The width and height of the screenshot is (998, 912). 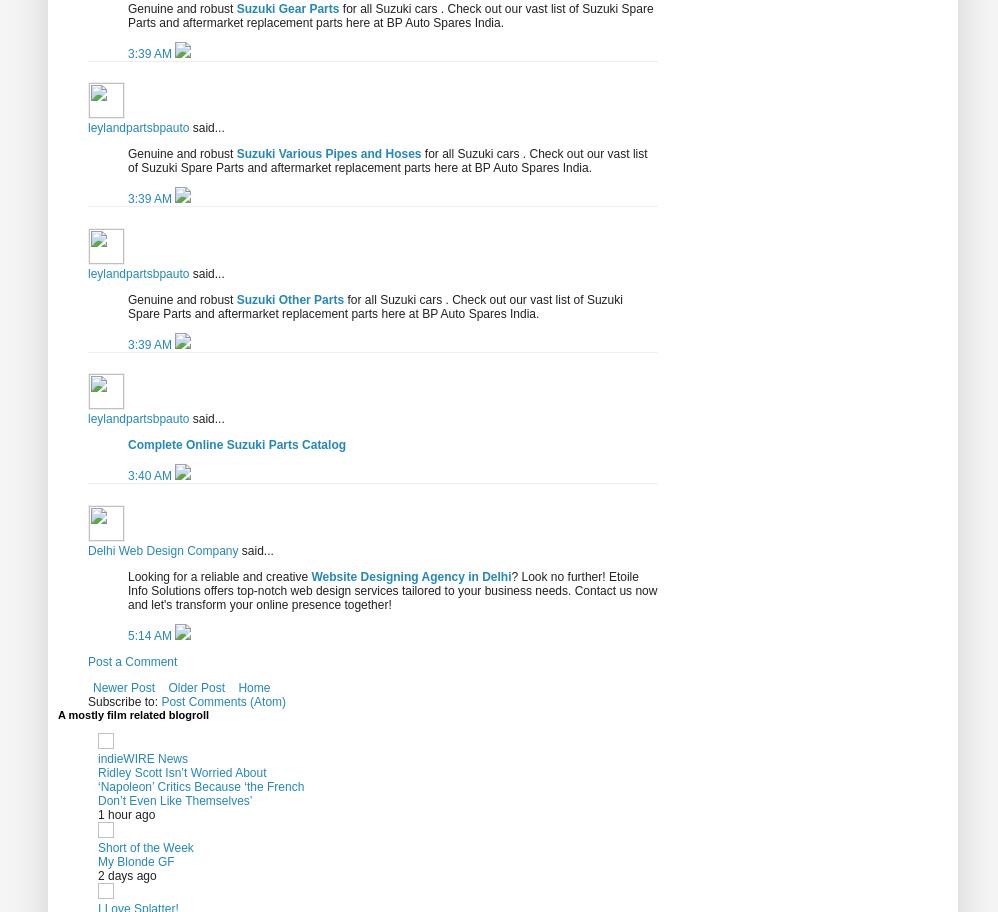 What do you see at coordinates (195, 687) in the screenshot?
I see `'Older Post'` at bounding box center [195, 687].